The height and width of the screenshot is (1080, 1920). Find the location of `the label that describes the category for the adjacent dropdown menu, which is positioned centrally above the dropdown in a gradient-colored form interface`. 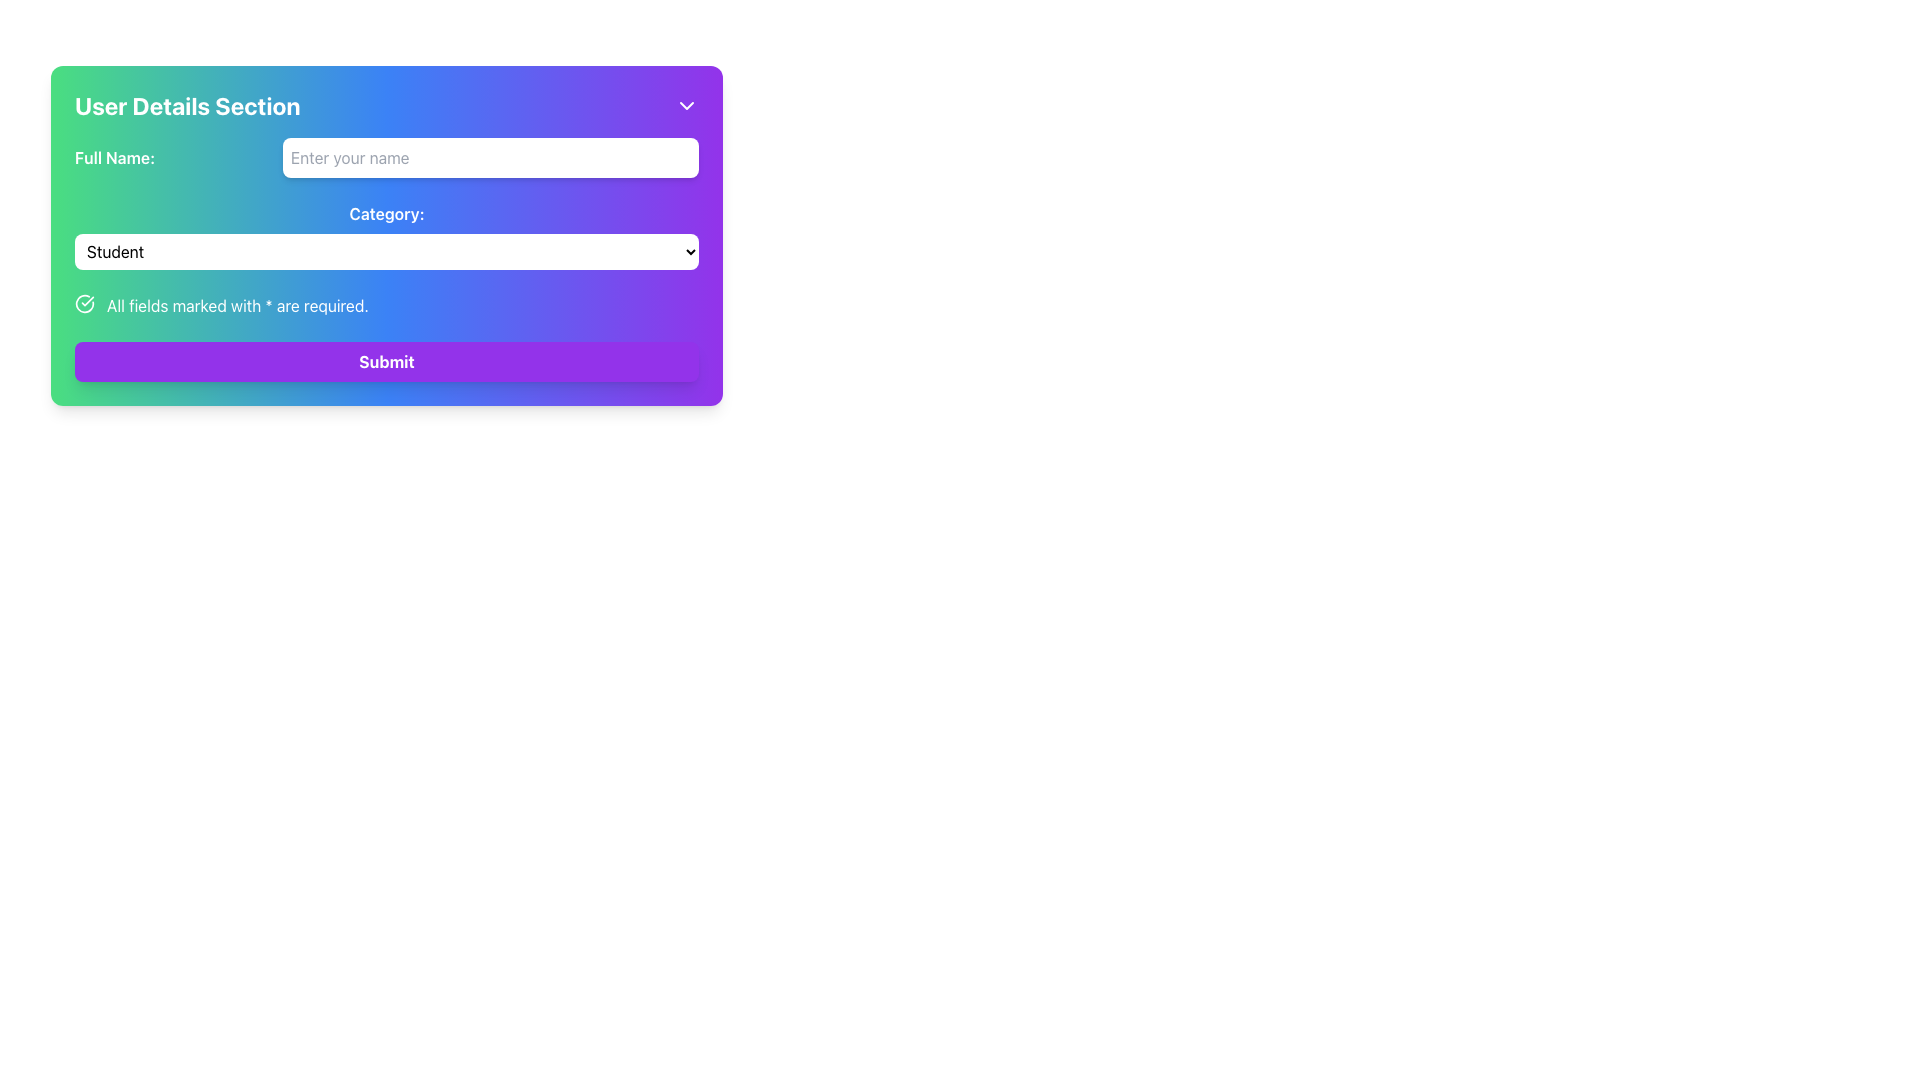

the label that describes the category for the adjacent dropdown menu, which is positioned centrally above the dropdown in a gradient-colored form interface is located at coordinates (387, 213).